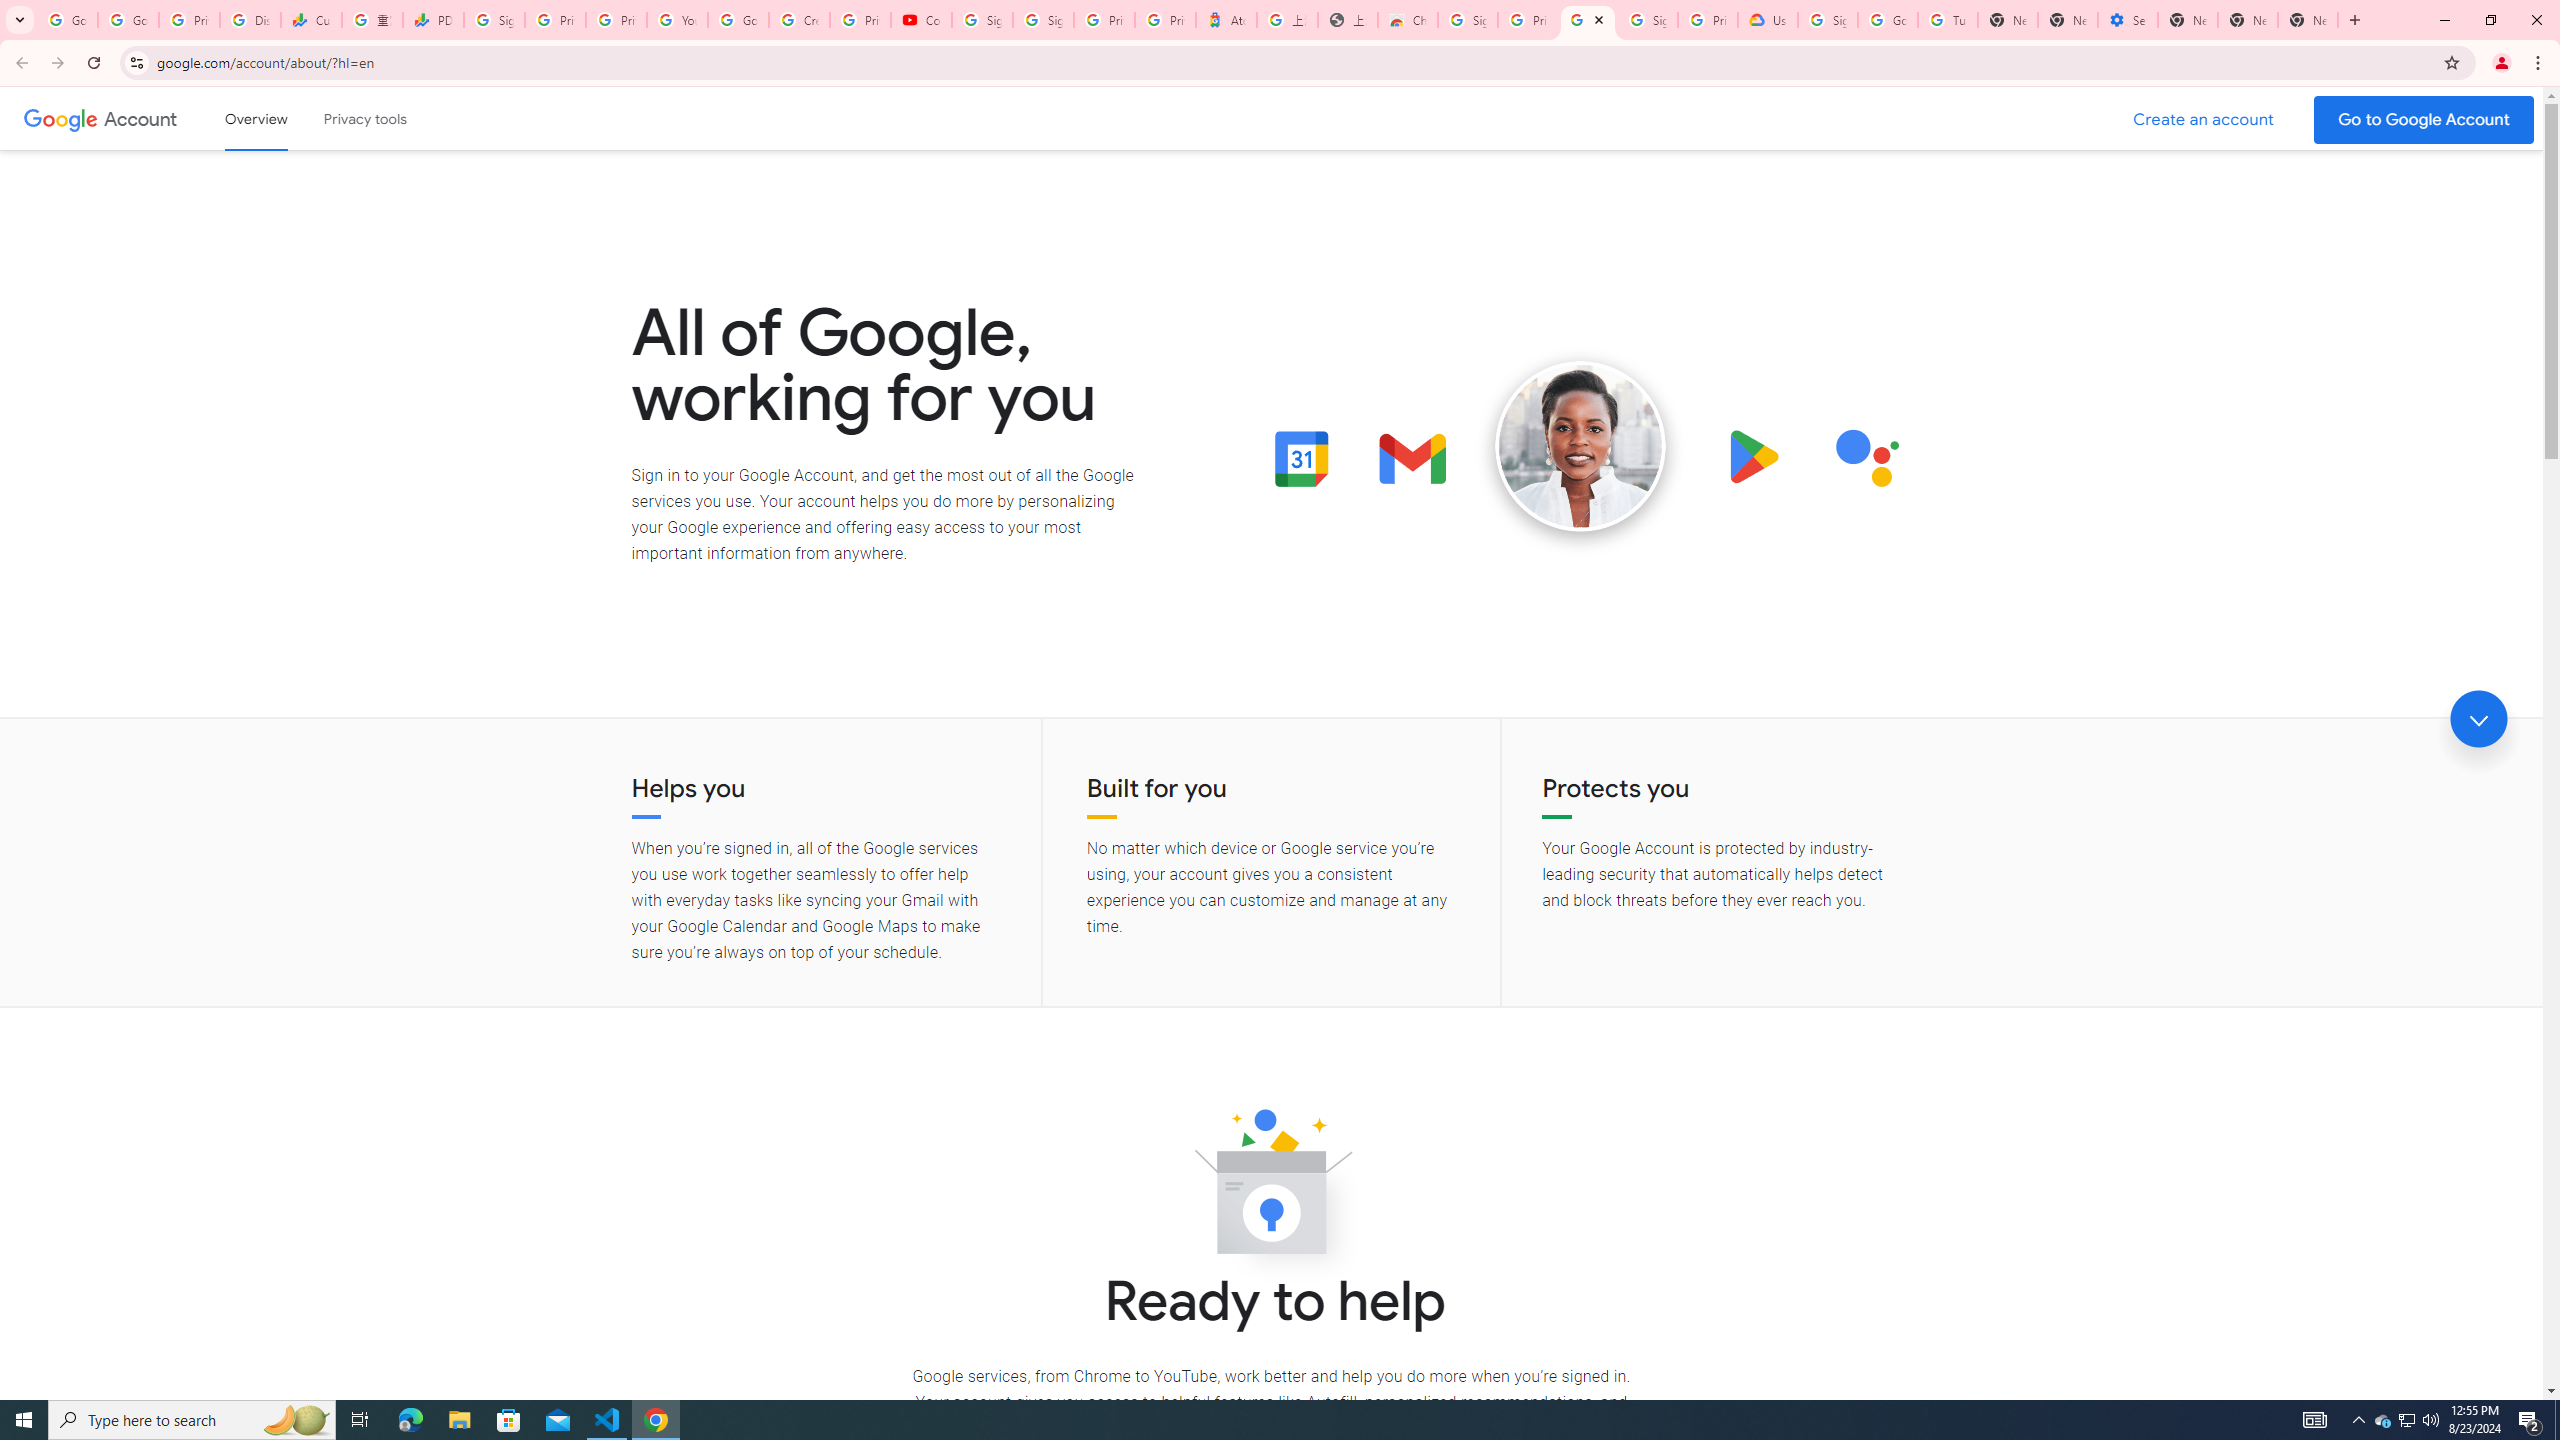 The height and width of the screenshot is (1440, 2560). Describe the element at coordinates (310, 19) in the screenshot. I see `'Currencies - Google Finance'` at that location.